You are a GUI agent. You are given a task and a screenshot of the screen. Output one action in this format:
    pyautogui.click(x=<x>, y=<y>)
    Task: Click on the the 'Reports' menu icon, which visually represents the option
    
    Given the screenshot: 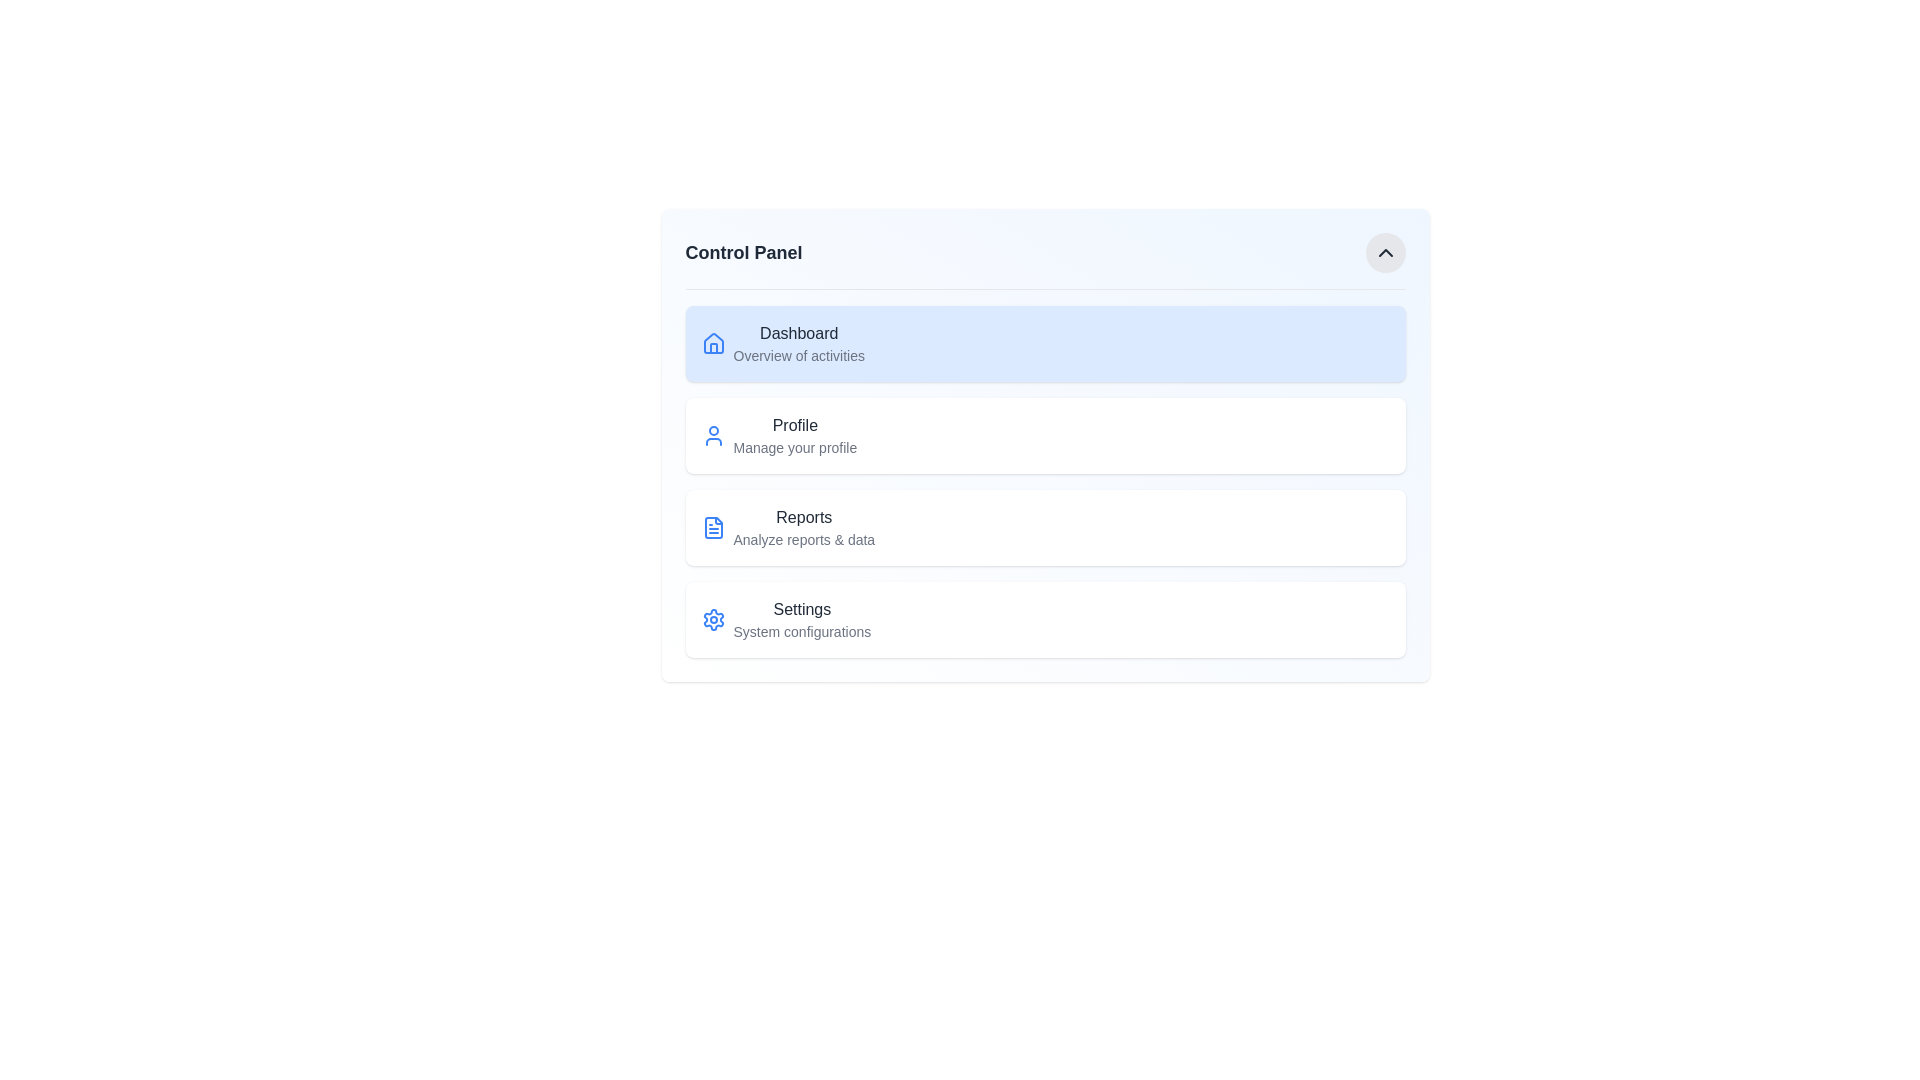 What is the action you would take?
    pyautogui.click(x=713, y=527)
    